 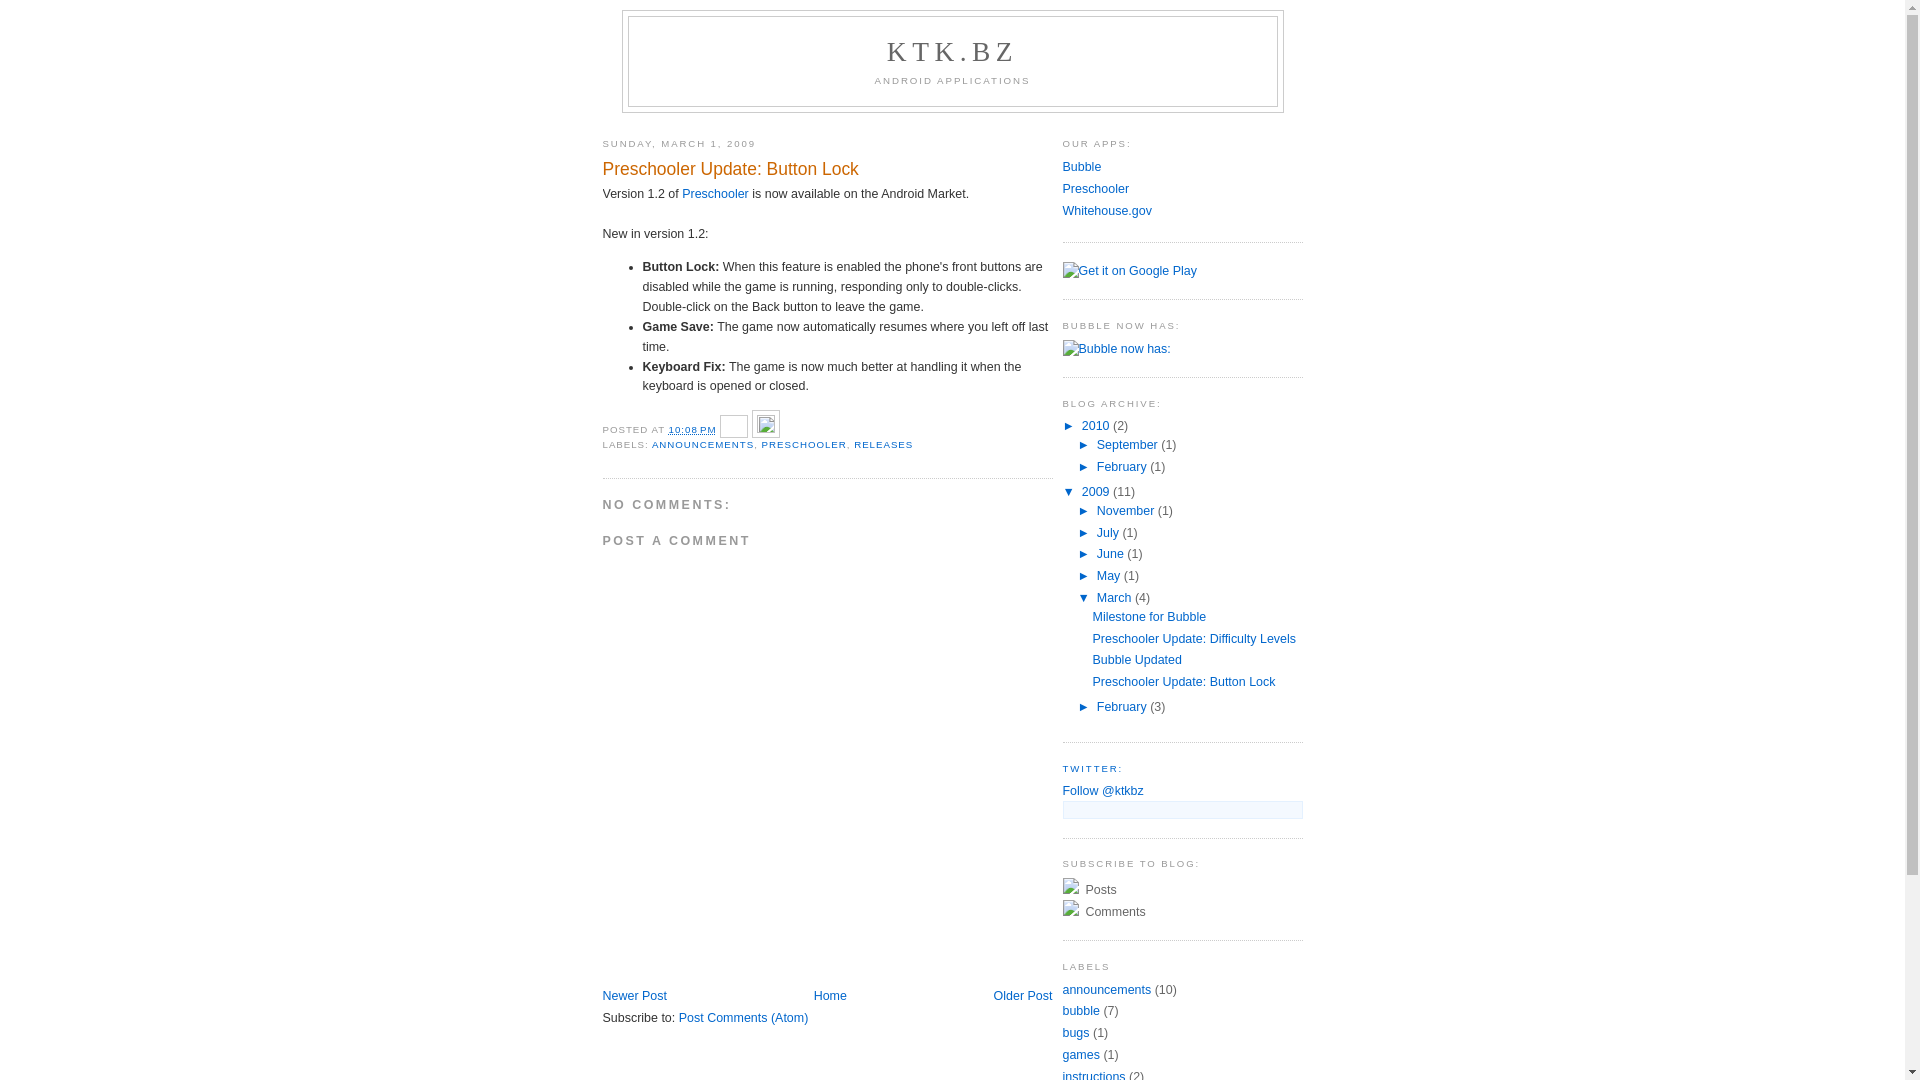 What do you see at coordinates (1194, 639) in the screenshot?
I see `'Preschooler Update: Difficulty Levels'` at bounding box center [1194, 639].